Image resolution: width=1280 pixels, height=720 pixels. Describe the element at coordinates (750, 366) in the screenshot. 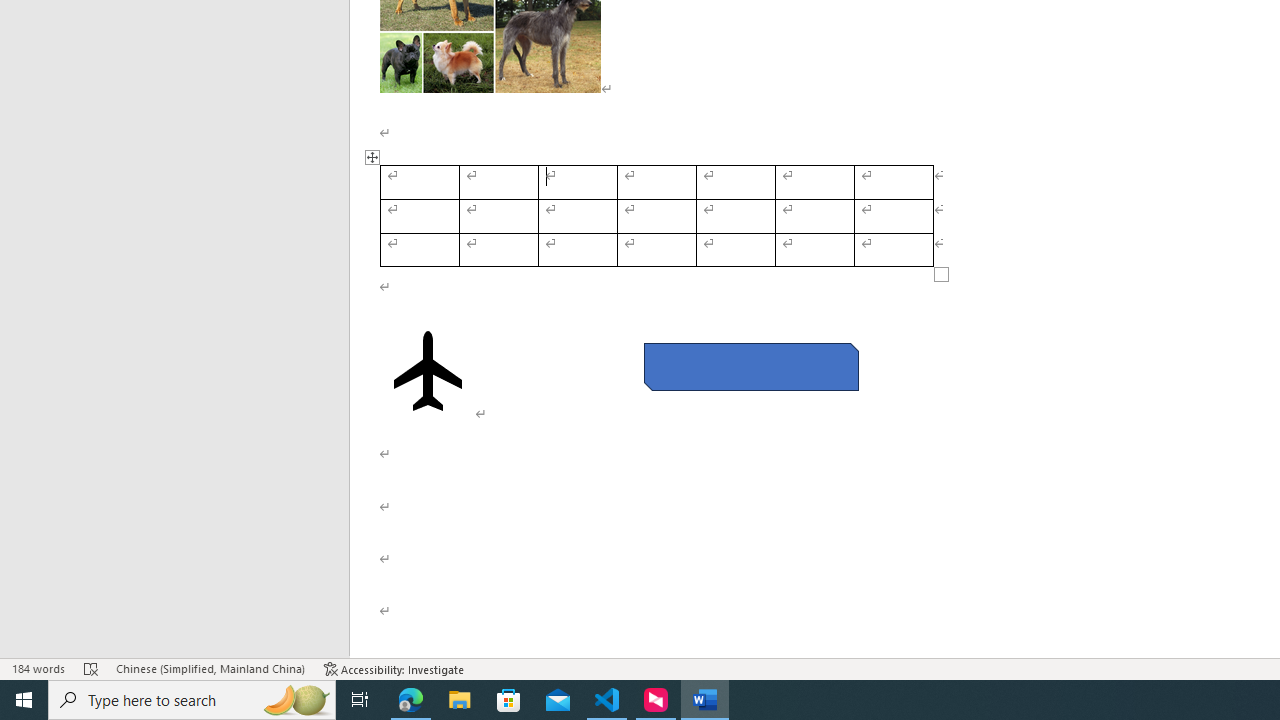

I see `'Rectangle: Diagonal Corners Snipped 2'` at that location.